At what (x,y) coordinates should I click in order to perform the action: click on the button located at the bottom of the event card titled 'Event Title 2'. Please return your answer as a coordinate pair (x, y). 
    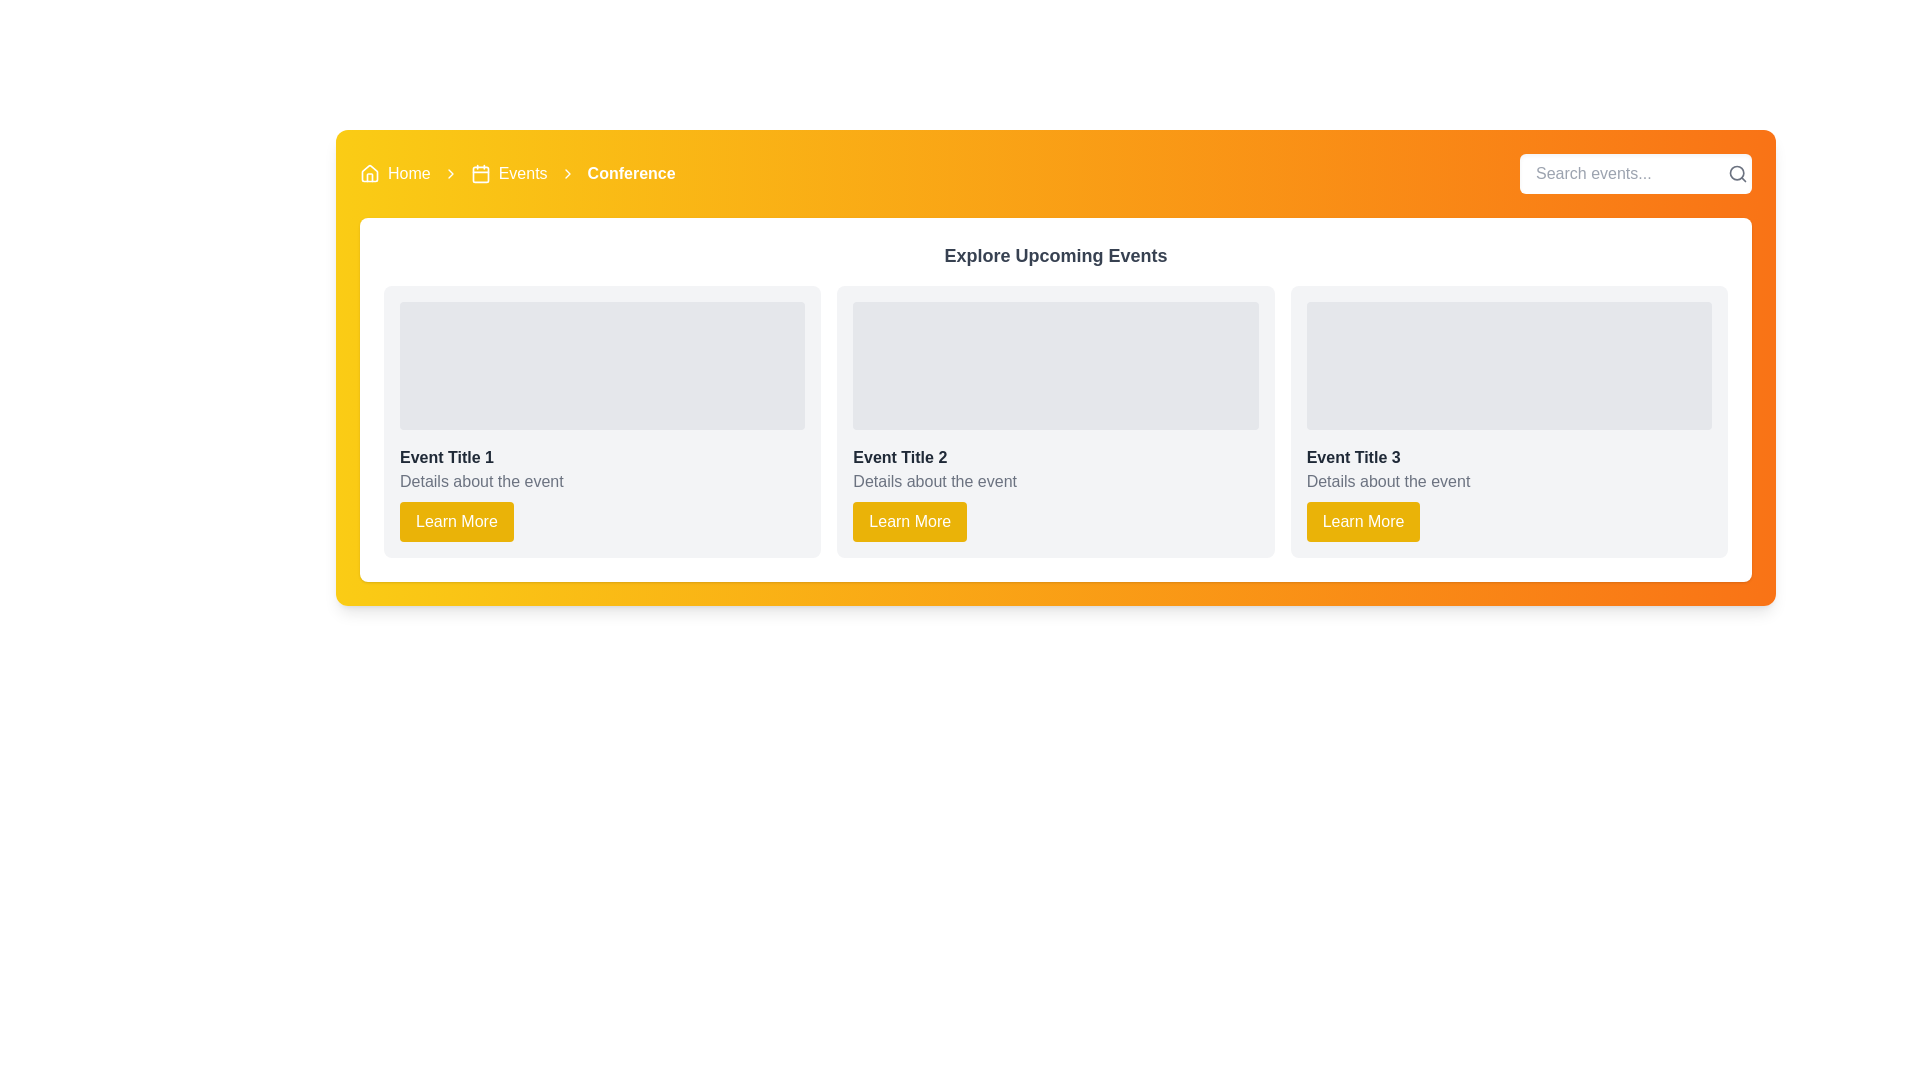
    Looking at the image, I should click on (909, 520).